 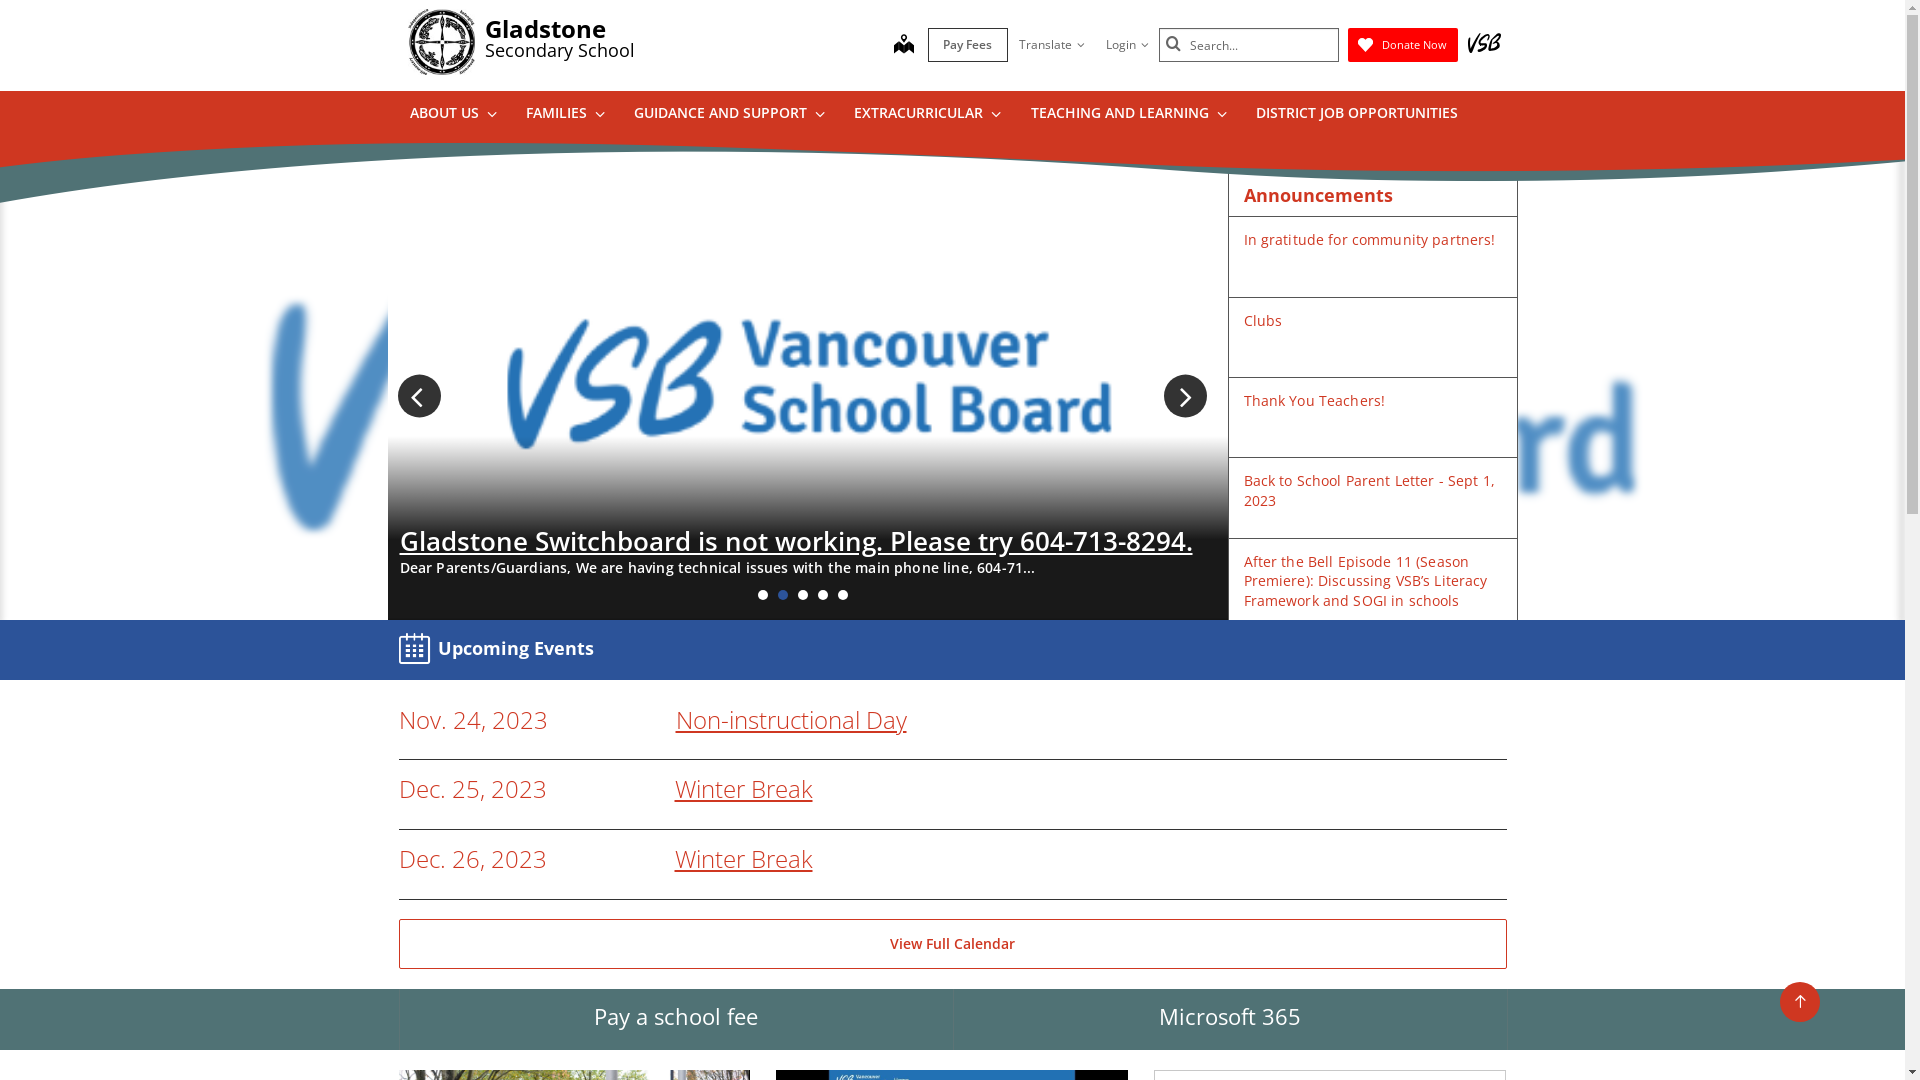 What do you see at coordinates (1050, 45) in the screenshot?
I see `'Translate'` at bounding box center [1050, 45].